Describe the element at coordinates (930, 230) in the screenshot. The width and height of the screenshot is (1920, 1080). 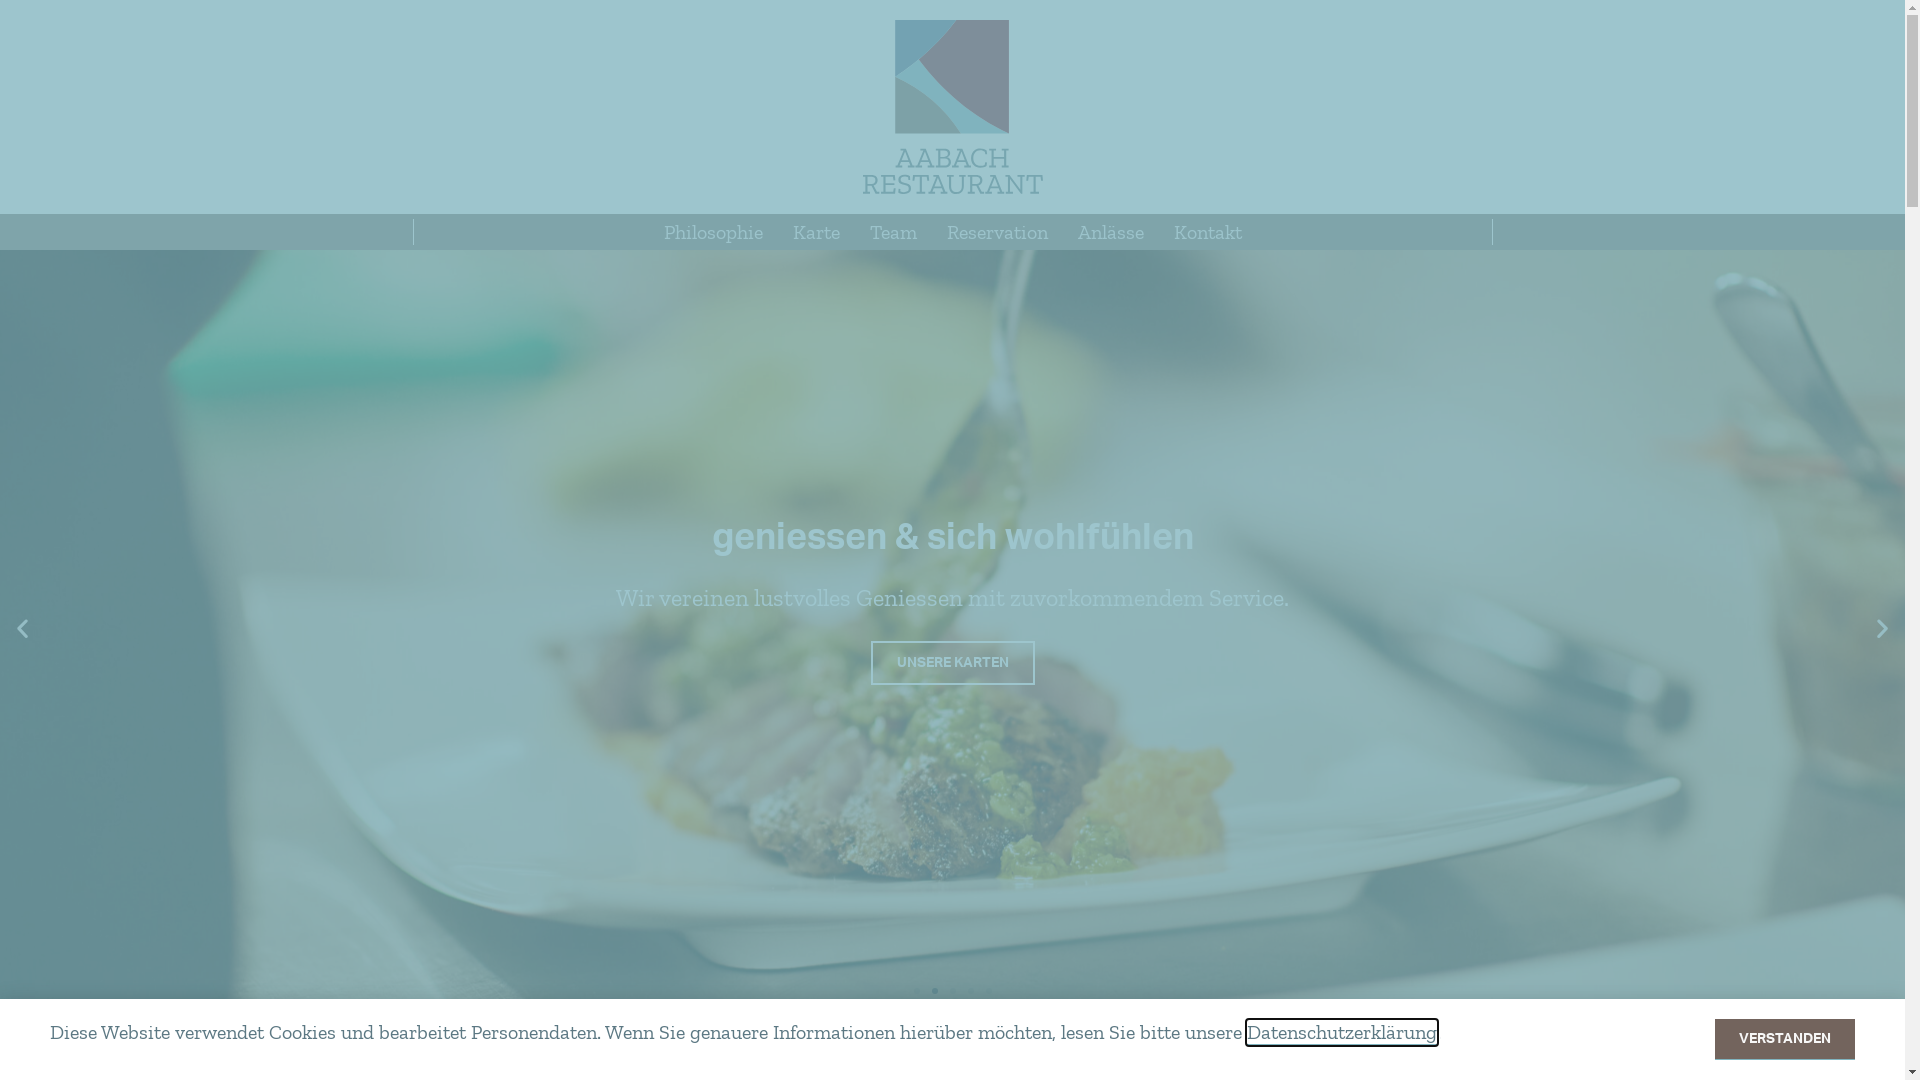
I see `'Reservation'` at that location.